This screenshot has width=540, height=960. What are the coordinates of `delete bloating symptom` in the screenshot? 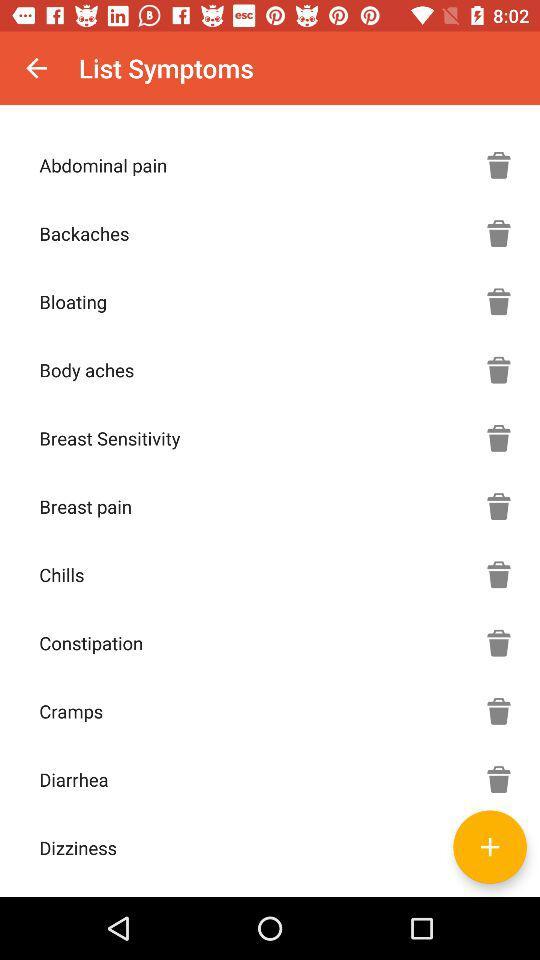 It's located at (498, 301).